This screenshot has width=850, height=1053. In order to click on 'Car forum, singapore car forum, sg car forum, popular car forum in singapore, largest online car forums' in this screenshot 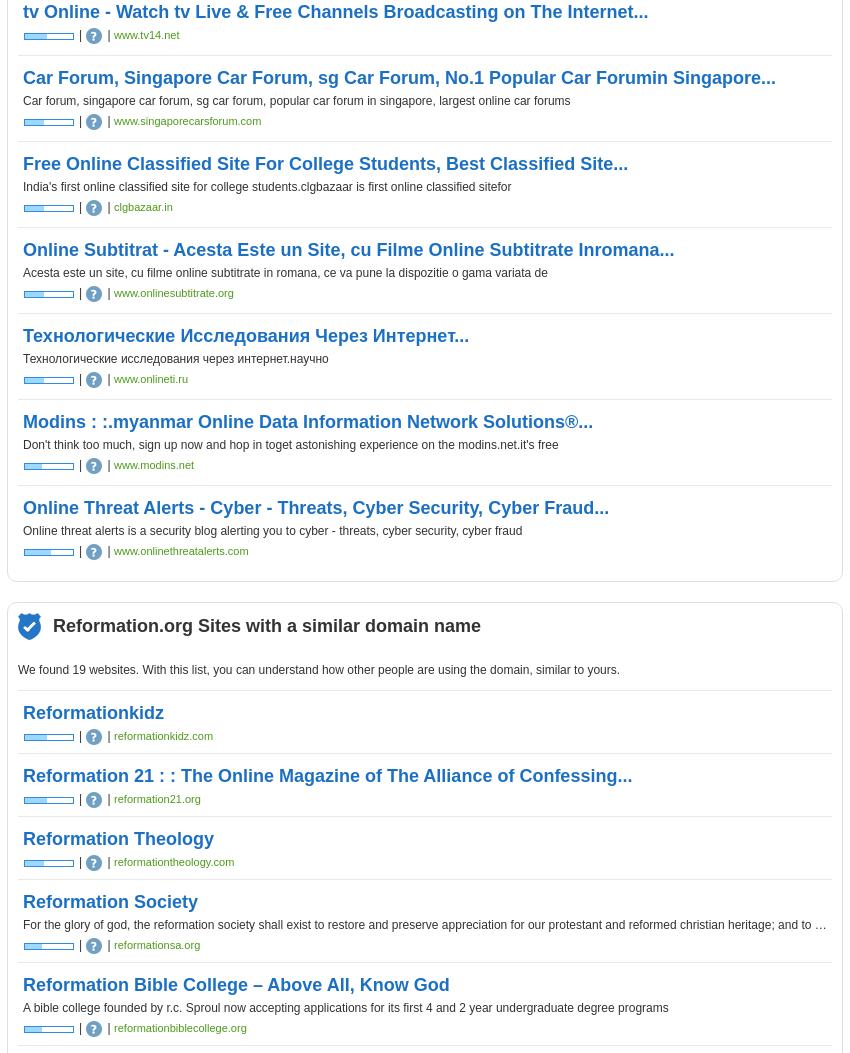, I will do `click(295, 100)`.